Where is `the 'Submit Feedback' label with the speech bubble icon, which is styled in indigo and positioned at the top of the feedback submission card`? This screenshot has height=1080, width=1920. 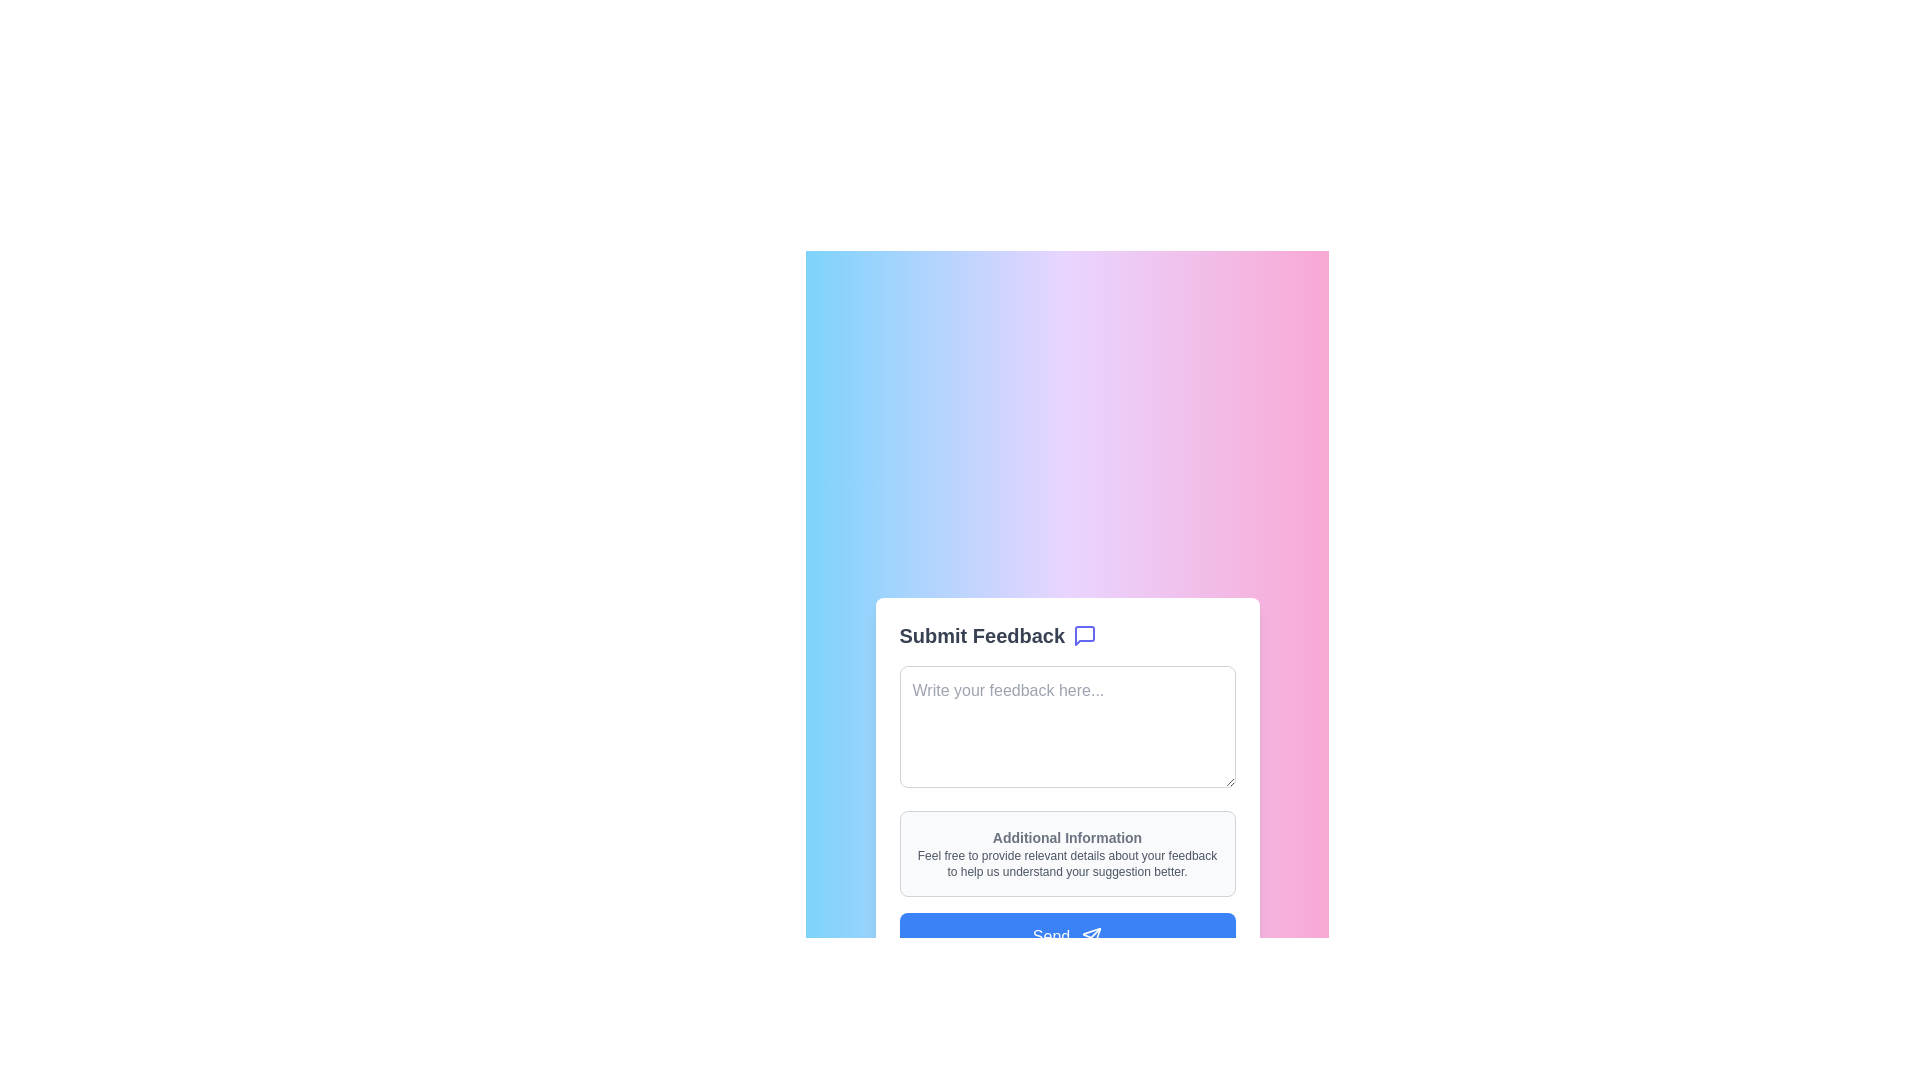 the 'Submit Feedback' label with the speech bubble icon, which is styled in indigo and positioned at the top of the feedback submission card is located at coordinates (1066, 635).